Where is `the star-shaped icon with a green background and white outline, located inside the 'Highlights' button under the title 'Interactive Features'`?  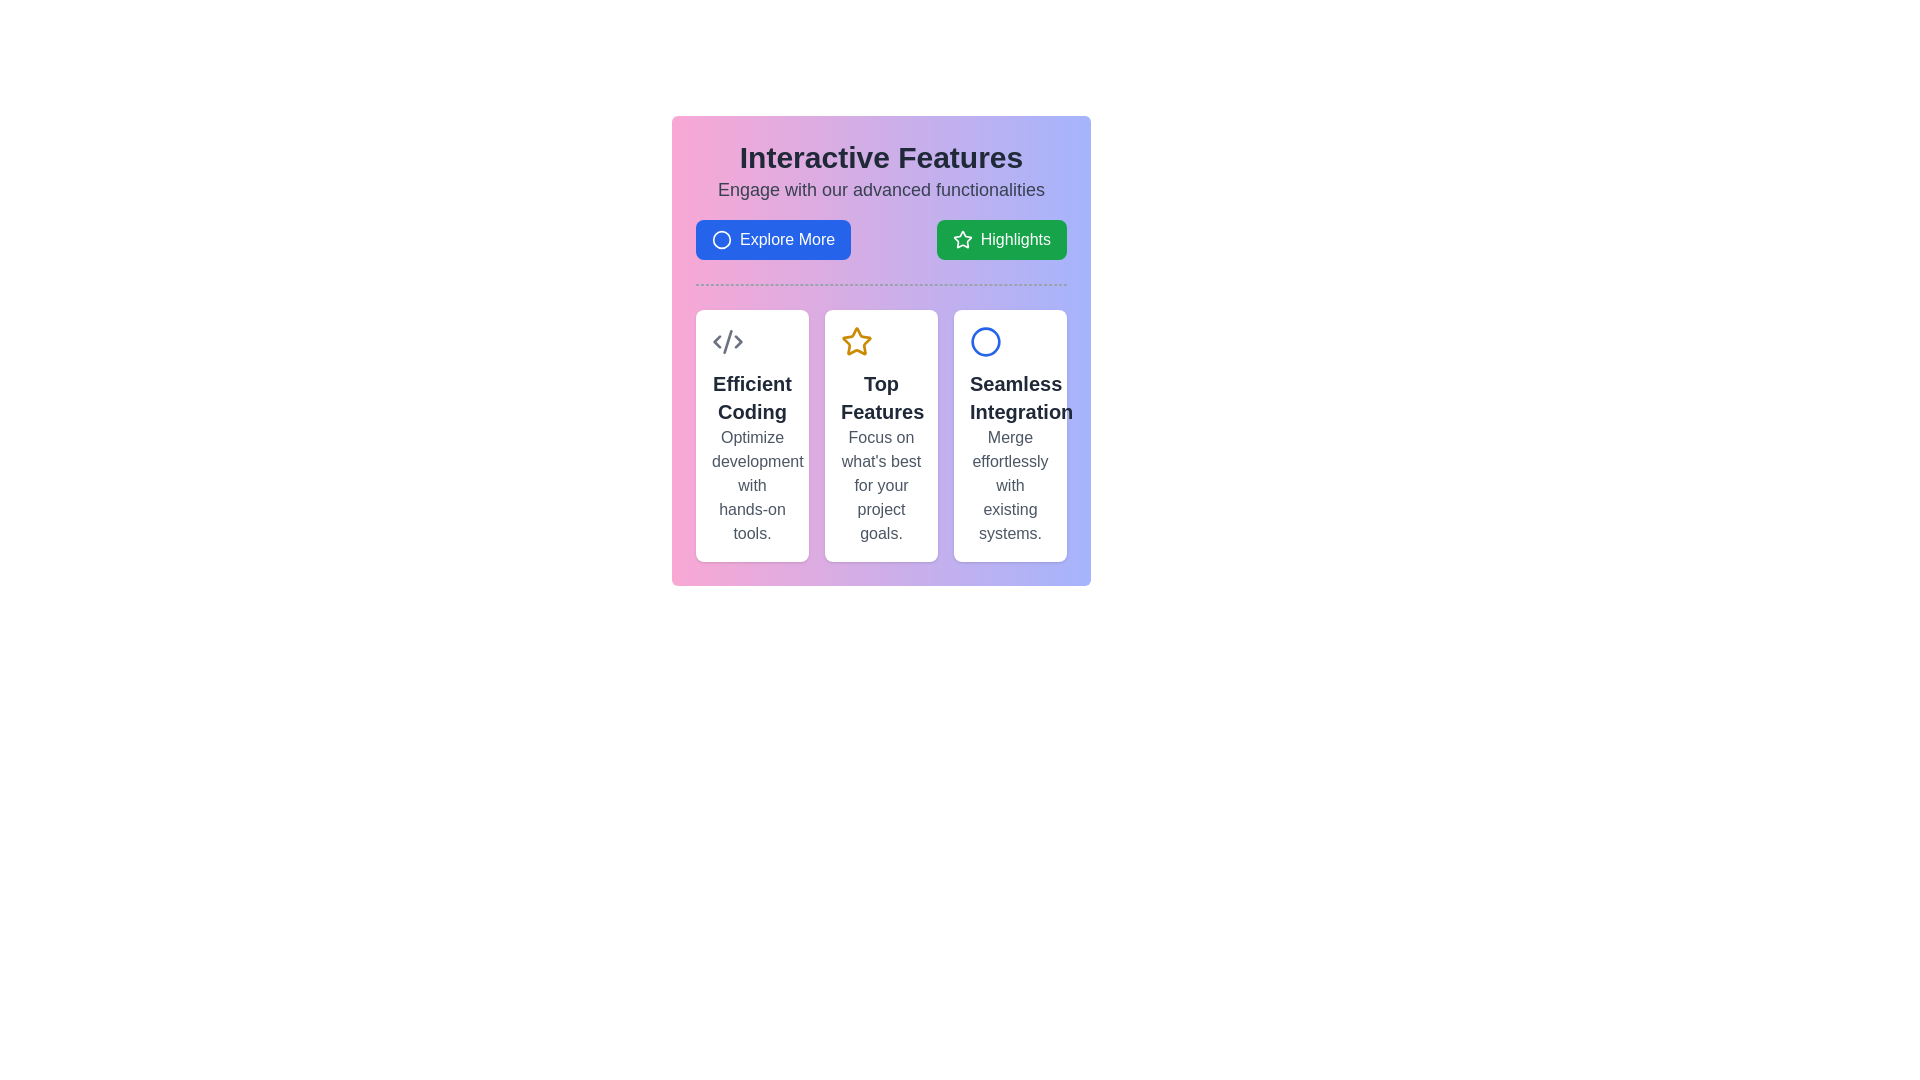
the star-shaped icon with a green background and white outline, located inside the 'Highlights' button under the title 'Interactive Features' is located at coordinates (962, 238).